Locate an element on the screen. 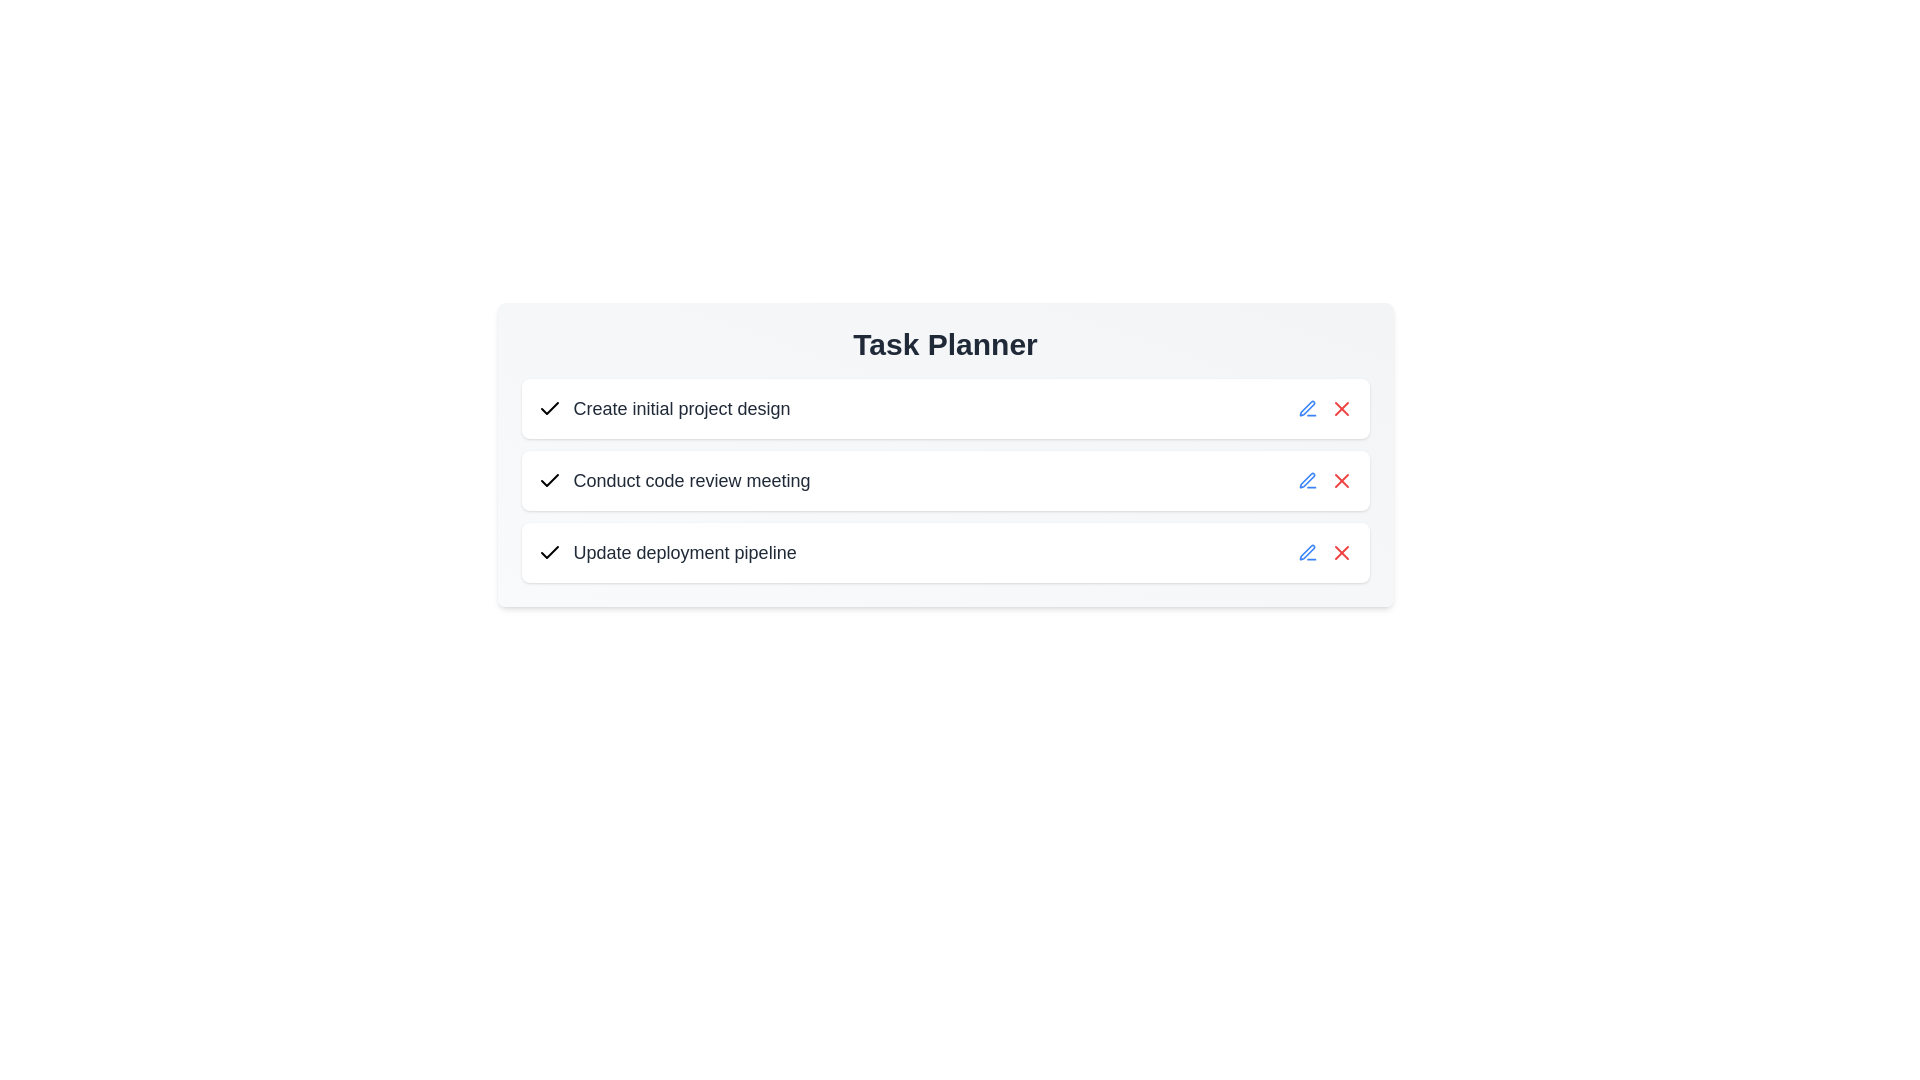 The width and height of the screenshot is (1920, 1080). the blue pen icon button located between the task description and the red cross icon in the task management interface is located at coordinates (1307, 407).